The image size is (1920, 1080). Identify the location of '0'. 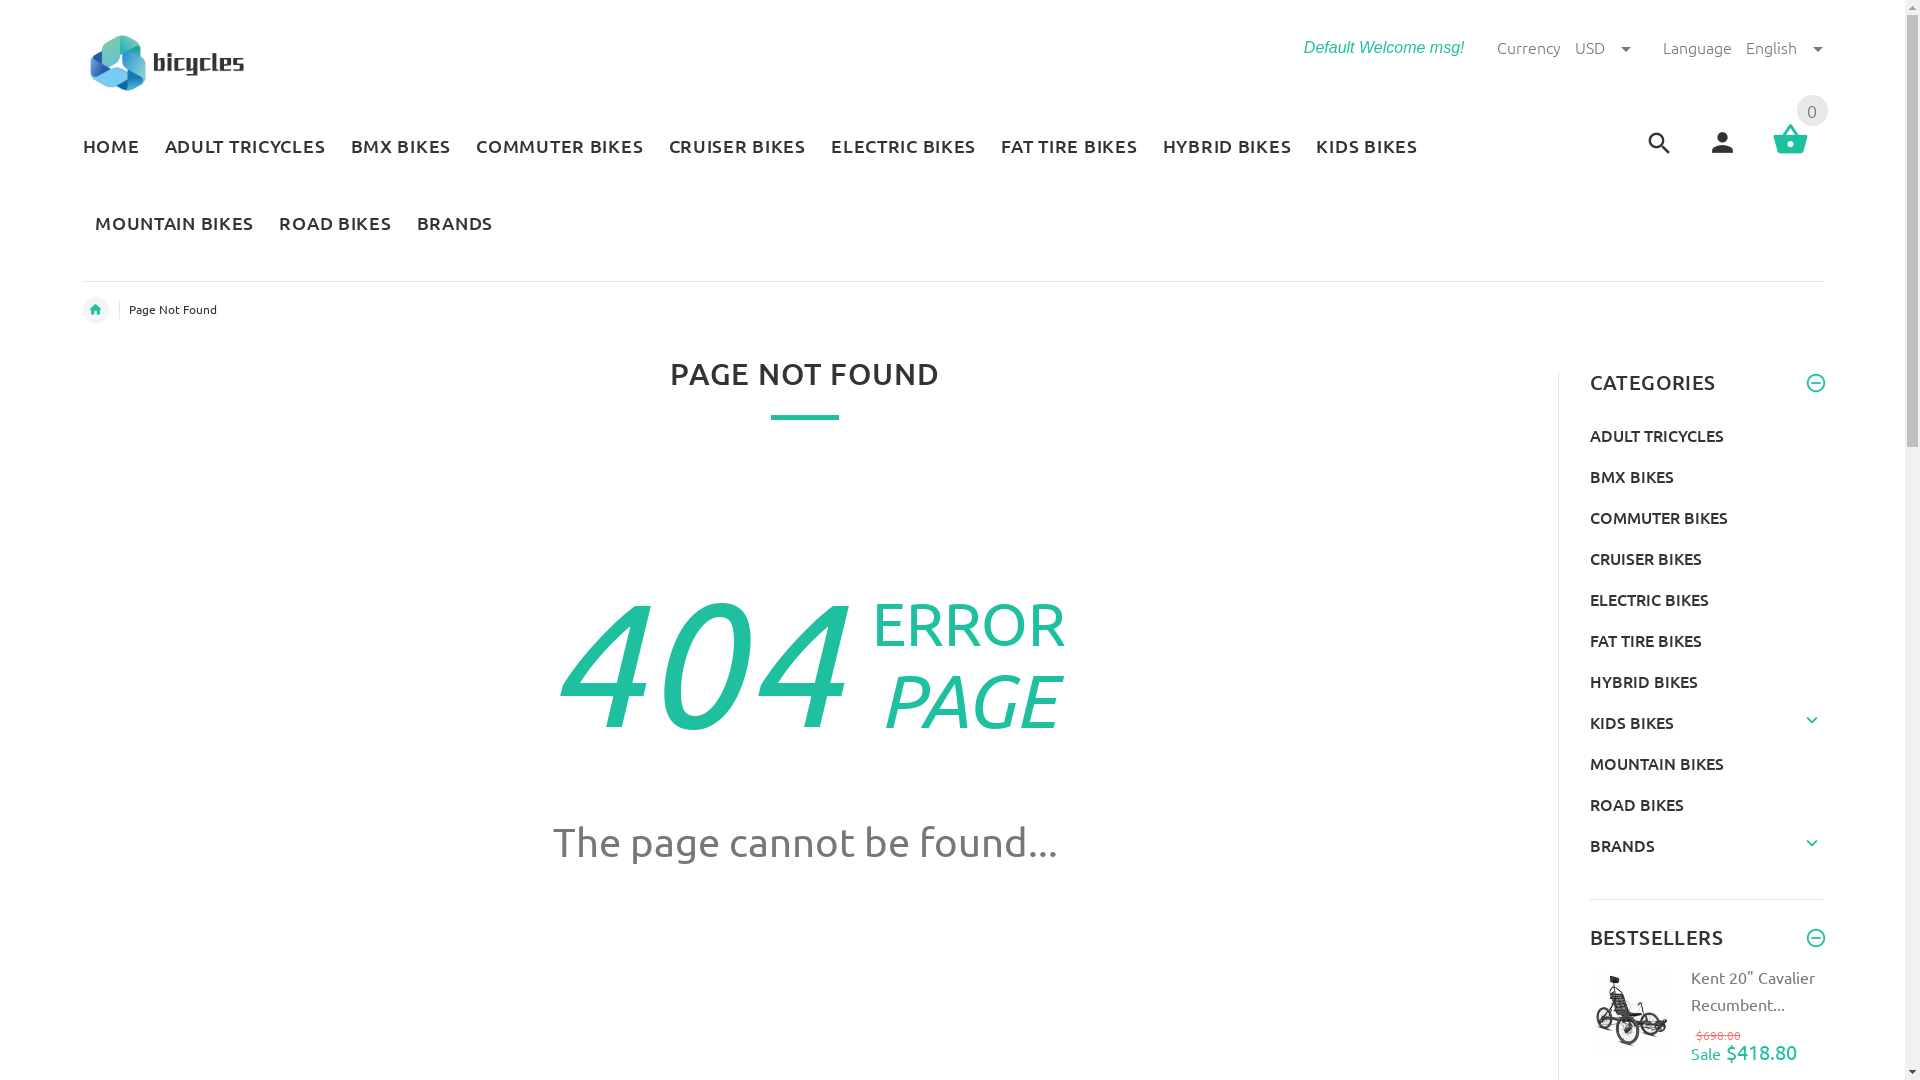
(1790, 149).